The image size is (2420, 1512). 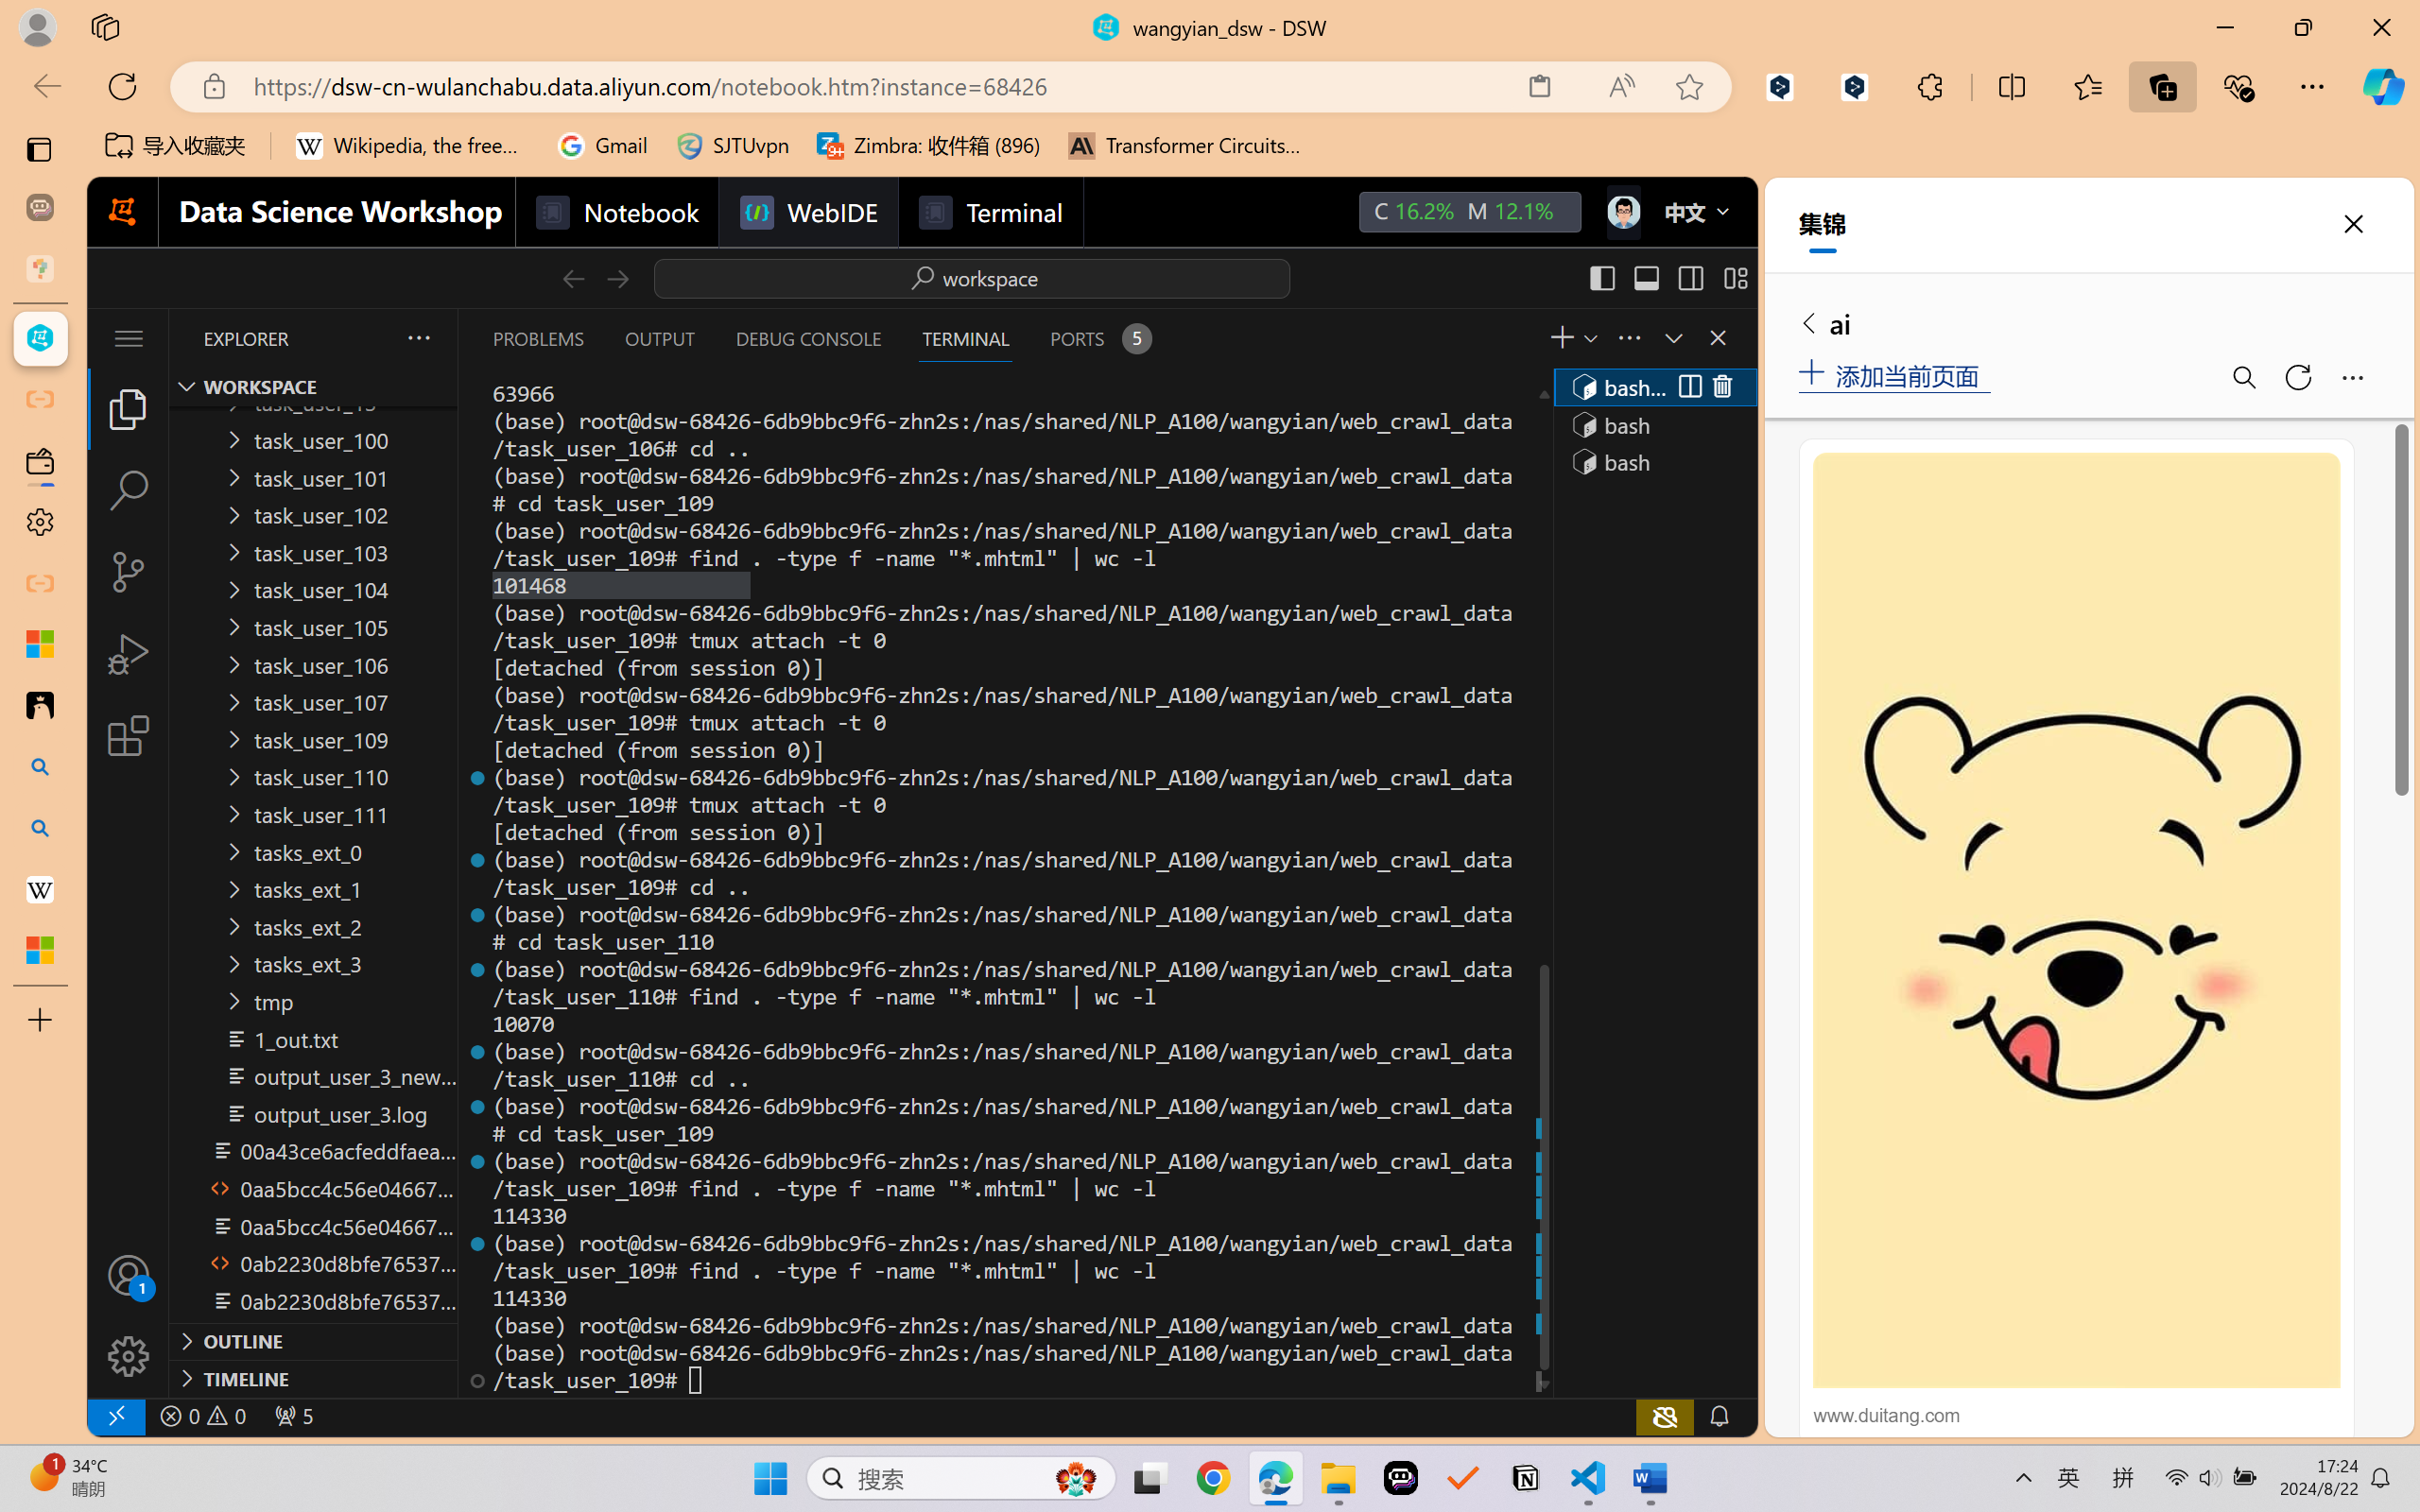 I want to click on 'Search (Ctrl+Shift+F)', so click(x=127, y=490).